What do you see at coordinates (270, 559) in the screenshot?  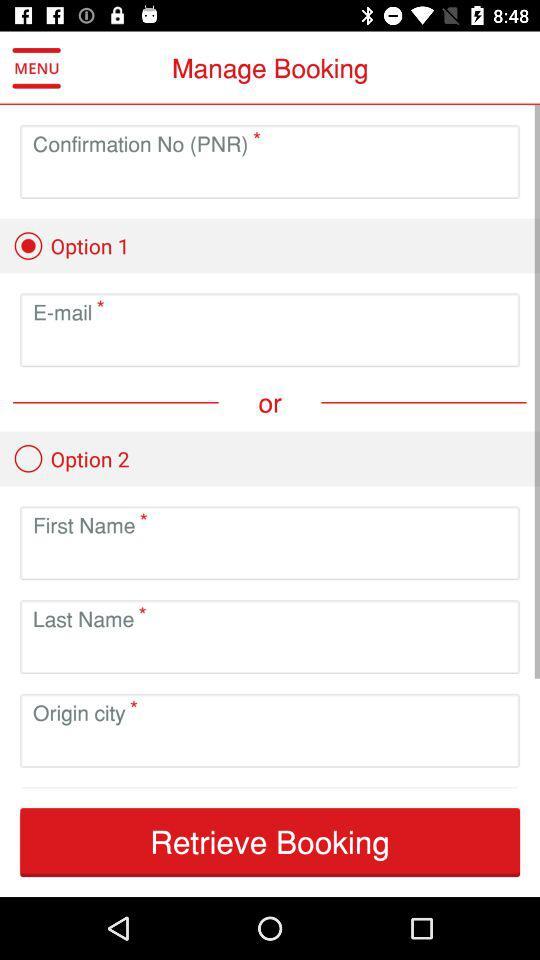 I see `type in first name` at bounding box center [270, 559].